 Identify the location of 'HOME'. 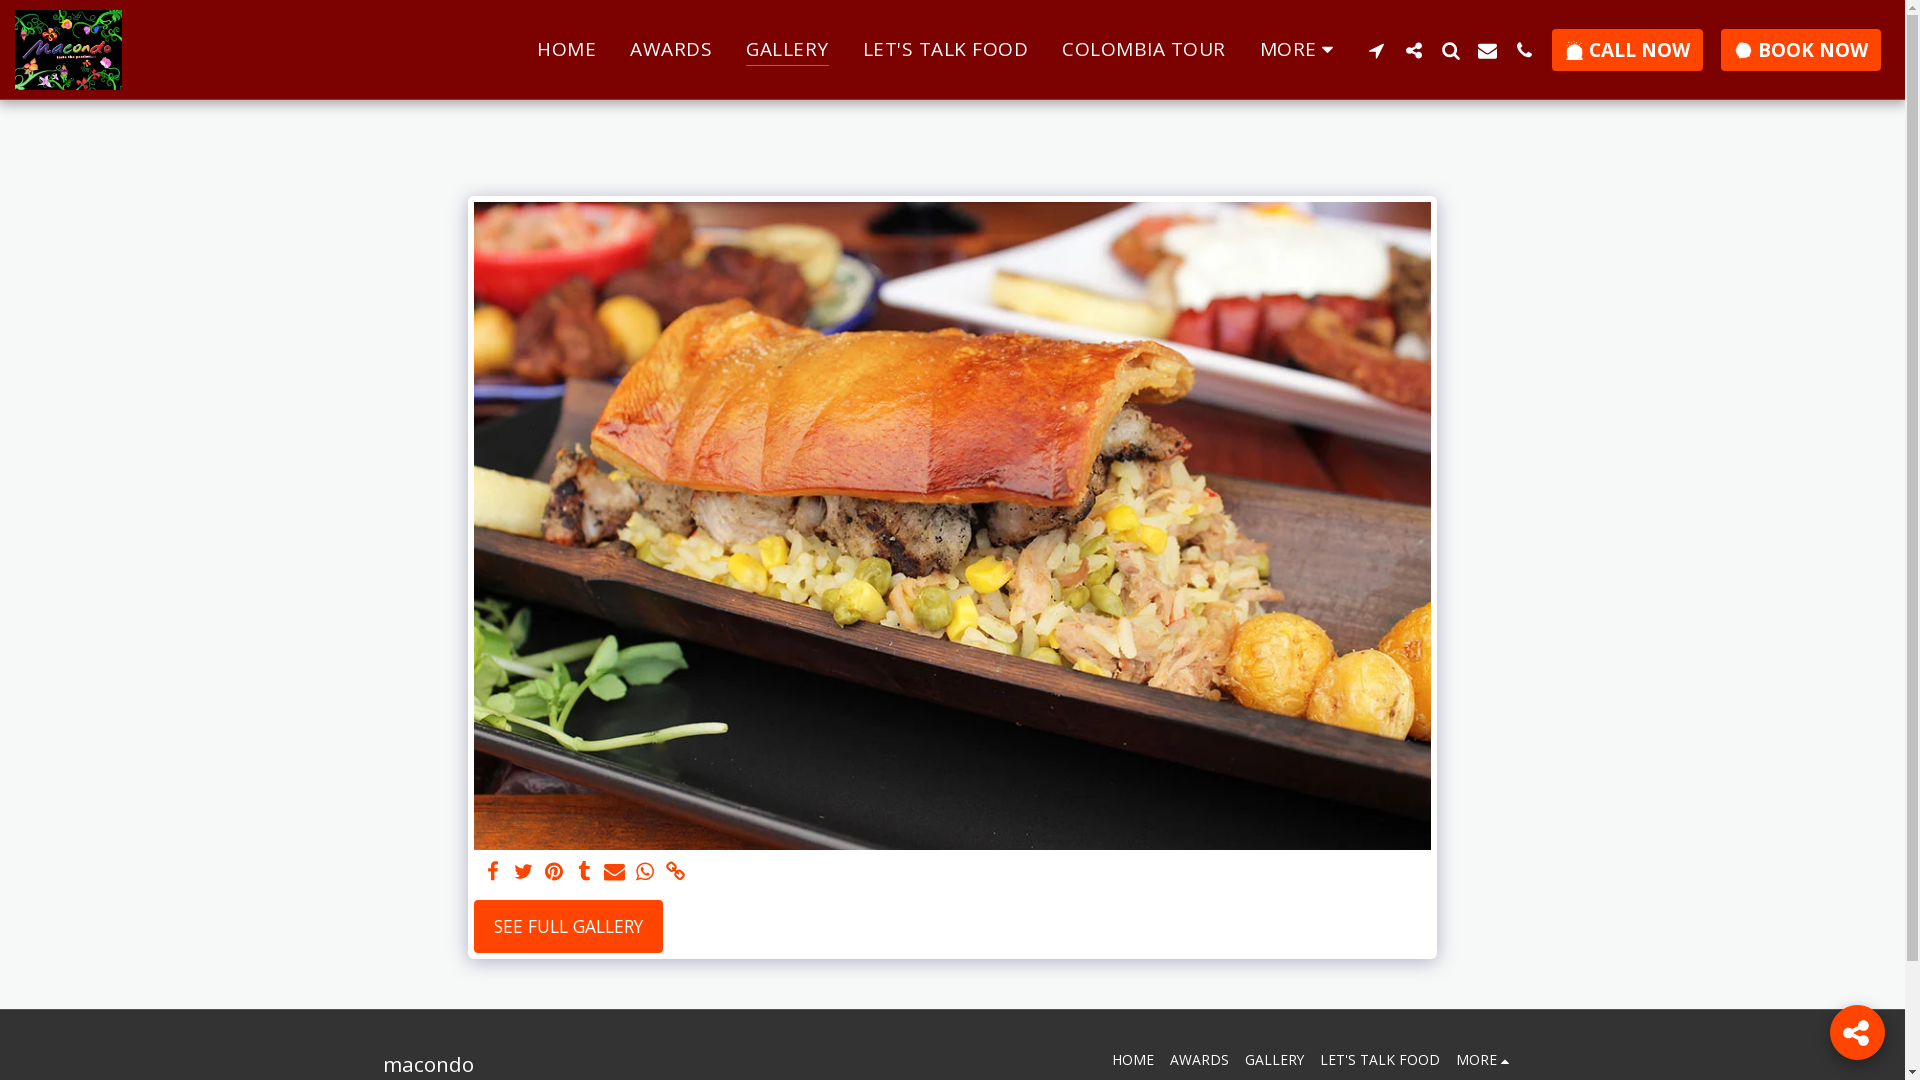
(565, 49).